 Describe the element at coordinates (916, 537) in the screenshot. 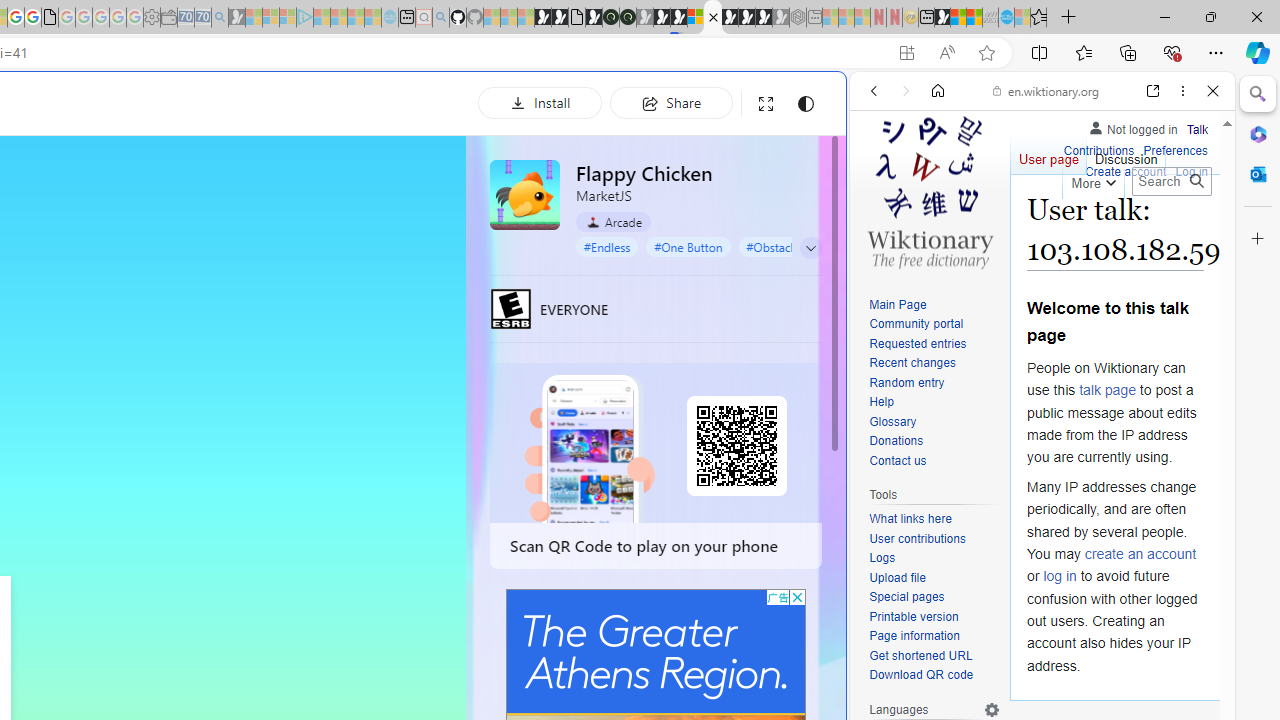

I see `'User contributions'` at that location.